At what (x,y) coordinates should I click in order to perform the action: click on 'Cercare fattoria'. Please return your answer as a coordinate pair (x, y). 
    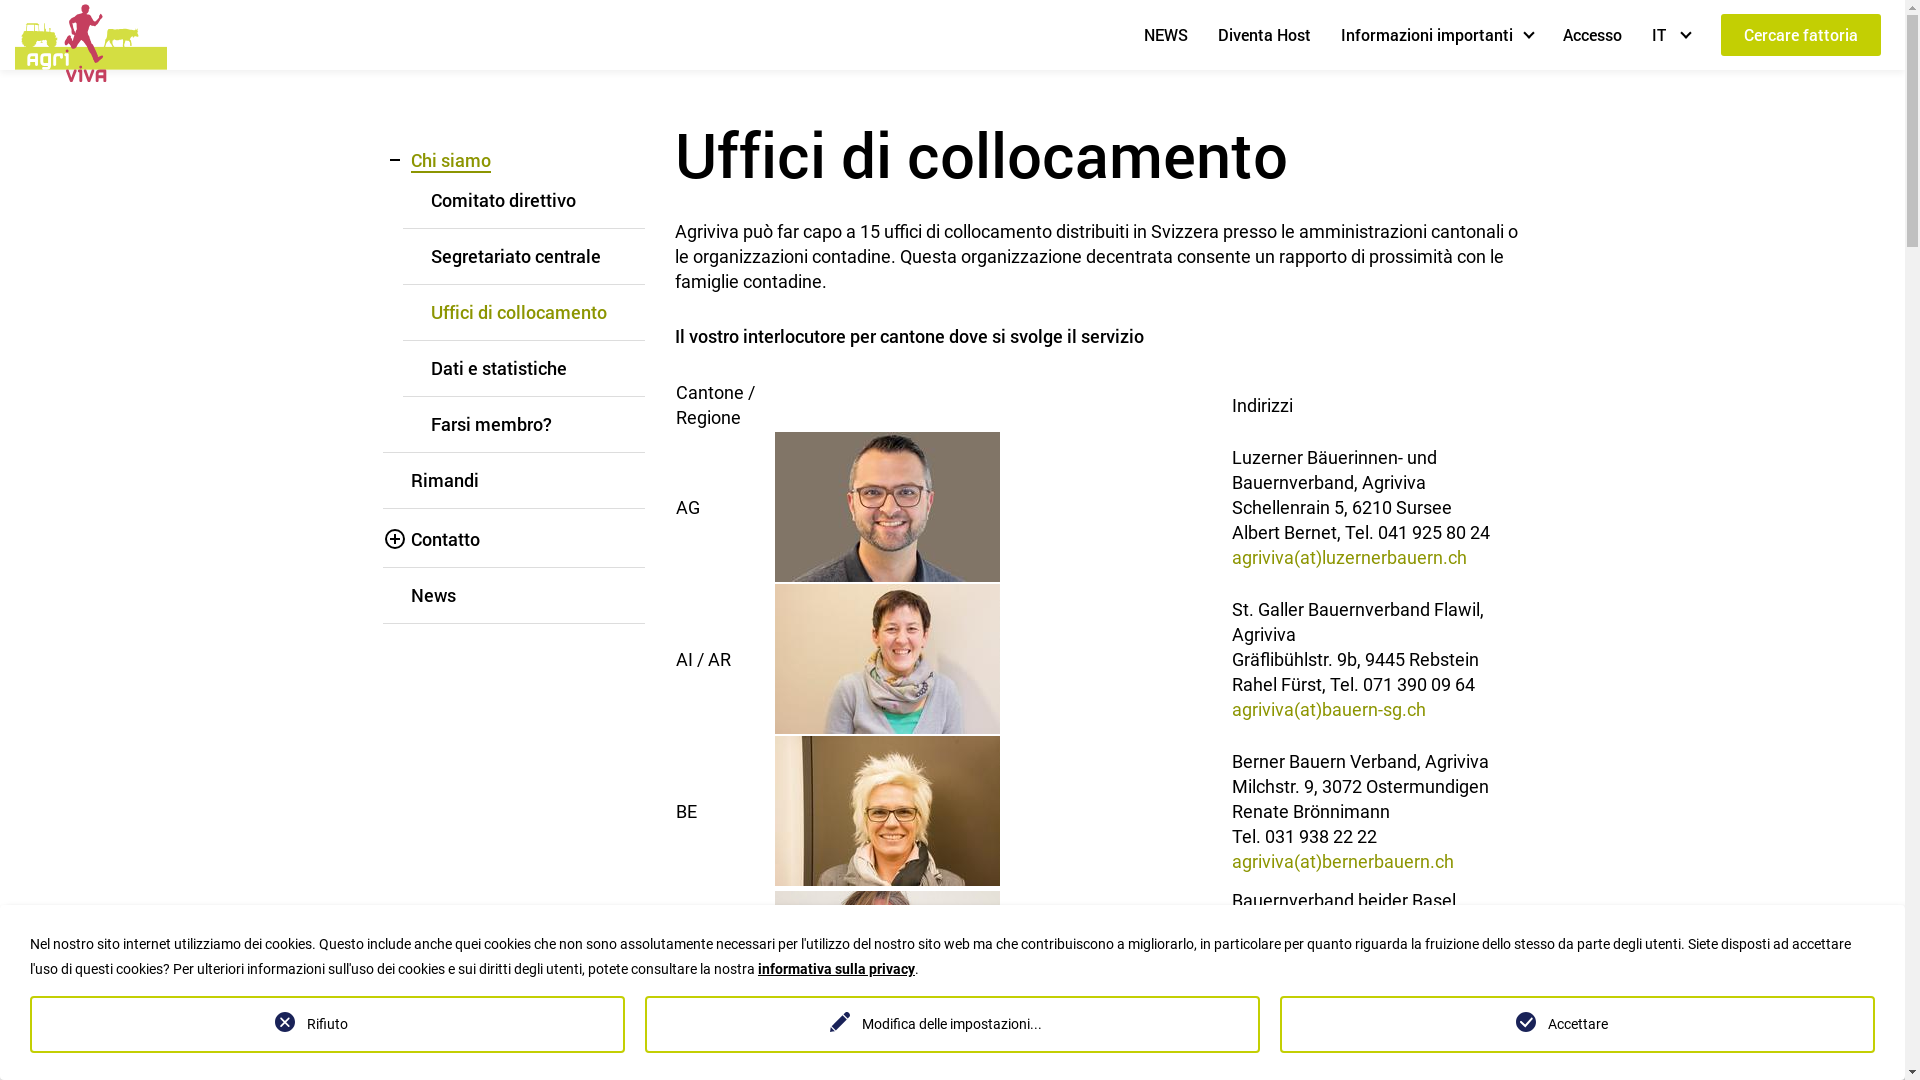
    Looking at the image, I should click on (1720, 34).